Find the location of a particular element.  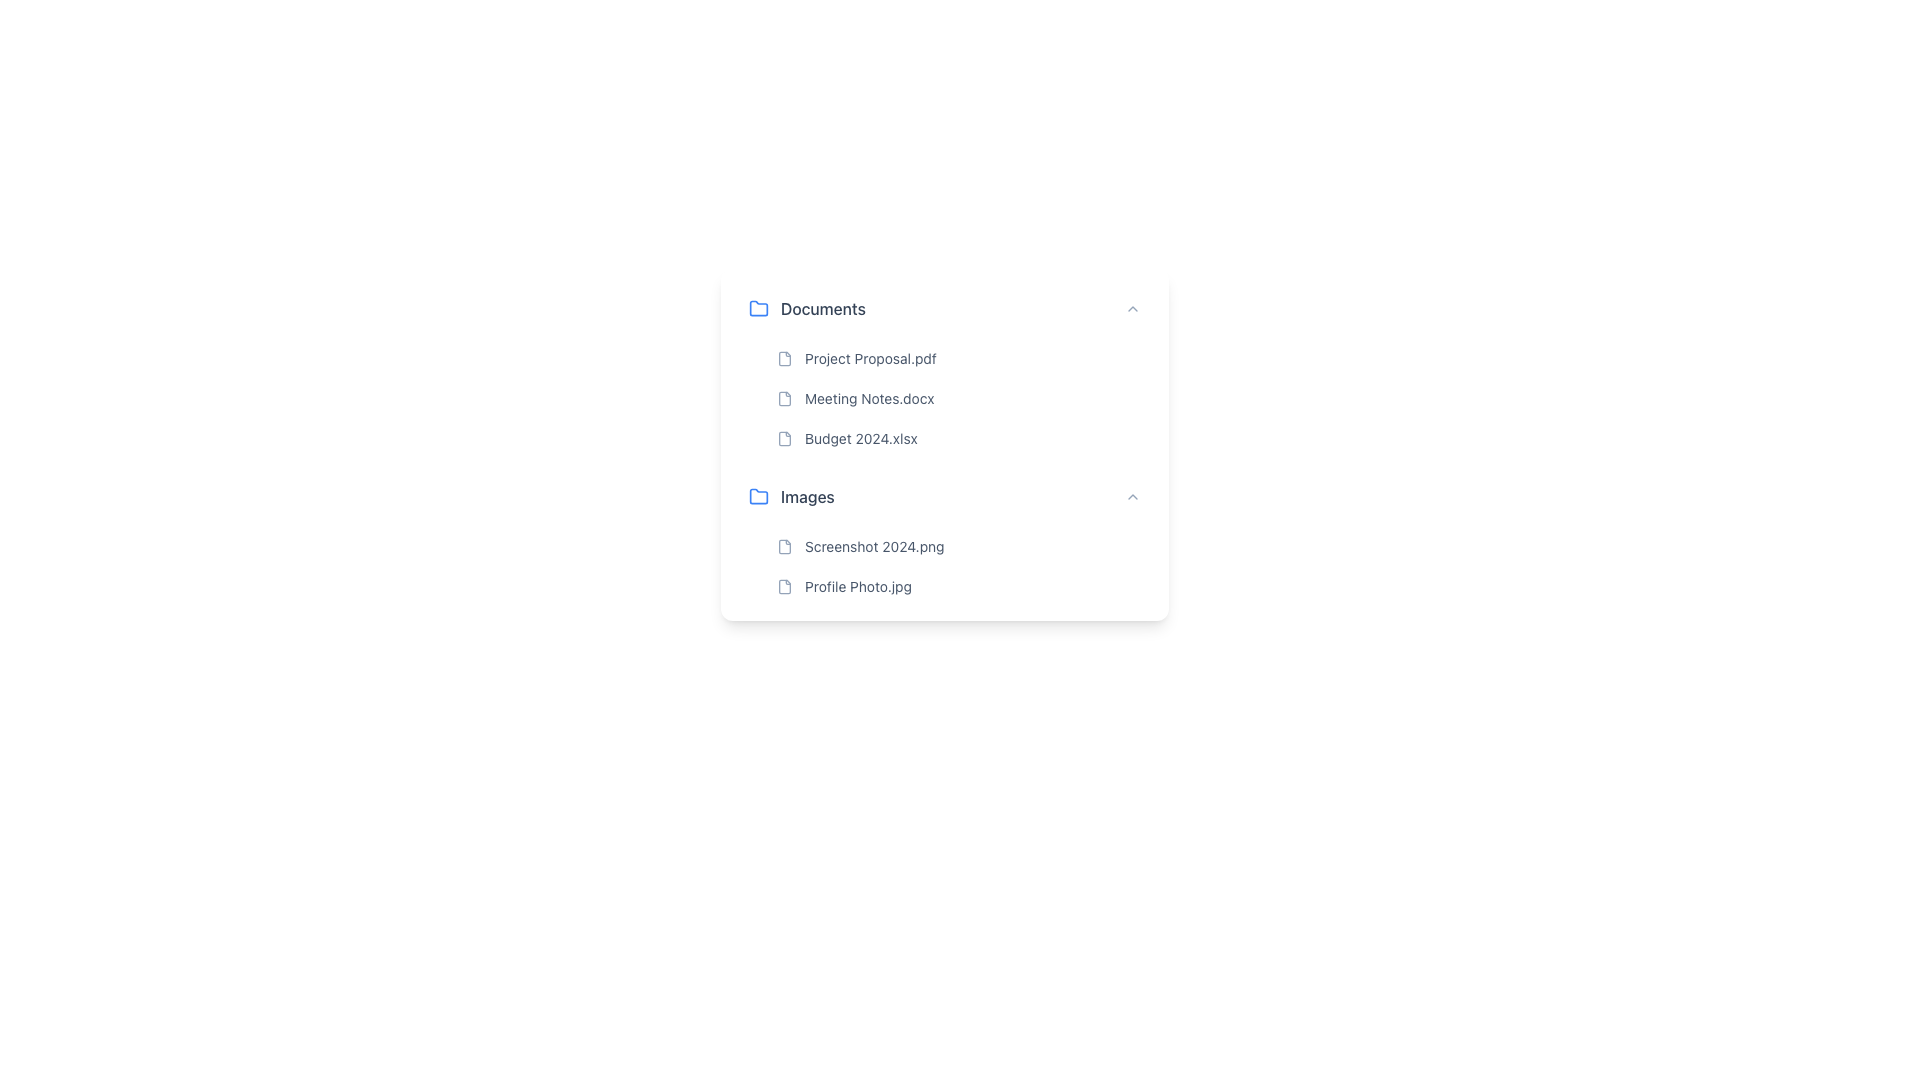

the text label that identifies the 'Images' folder, which is located under the 'Documents' section, between 'Budget 2024.xlsx' and 'Screenshot 2024.png' is located at coordinates (807, 496).